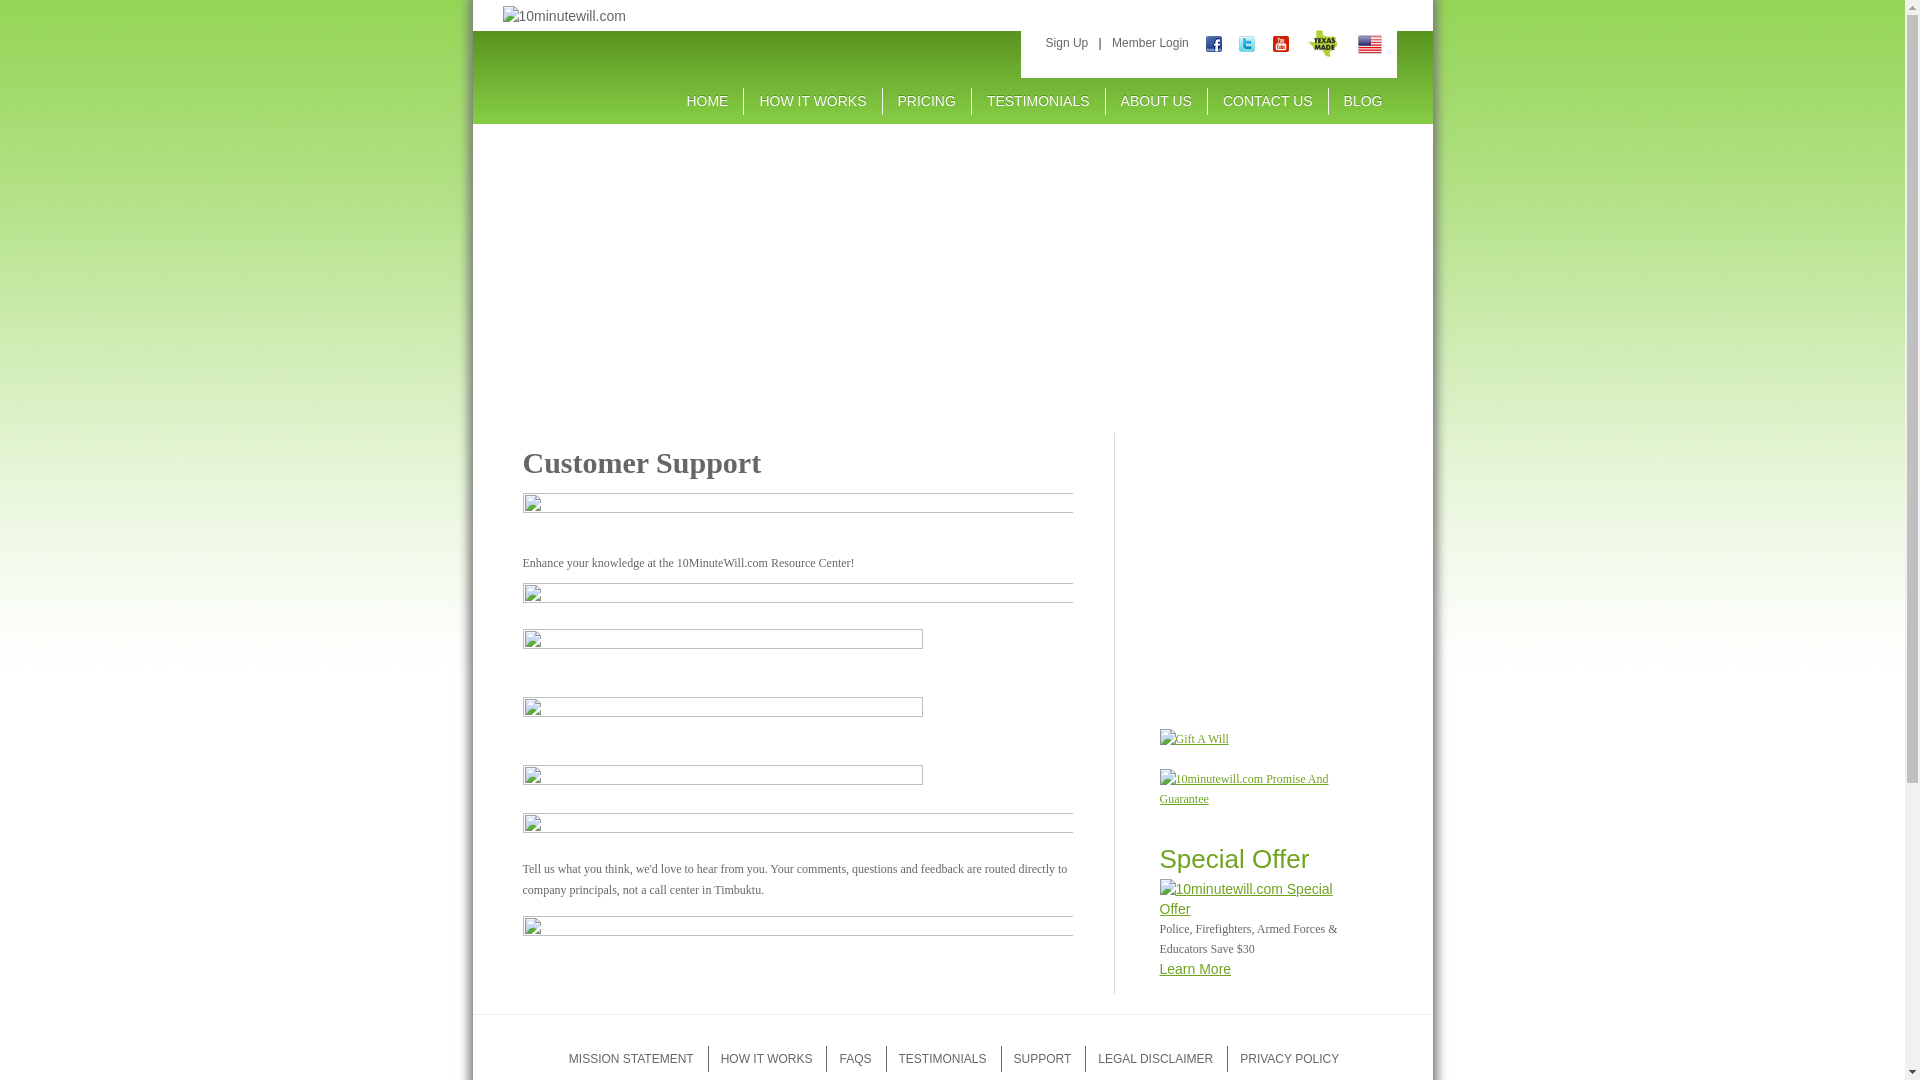 Image resolution: width=1920 pixels, height=1080 pixels. I want to click on 'PRICING', so click(925, 100).